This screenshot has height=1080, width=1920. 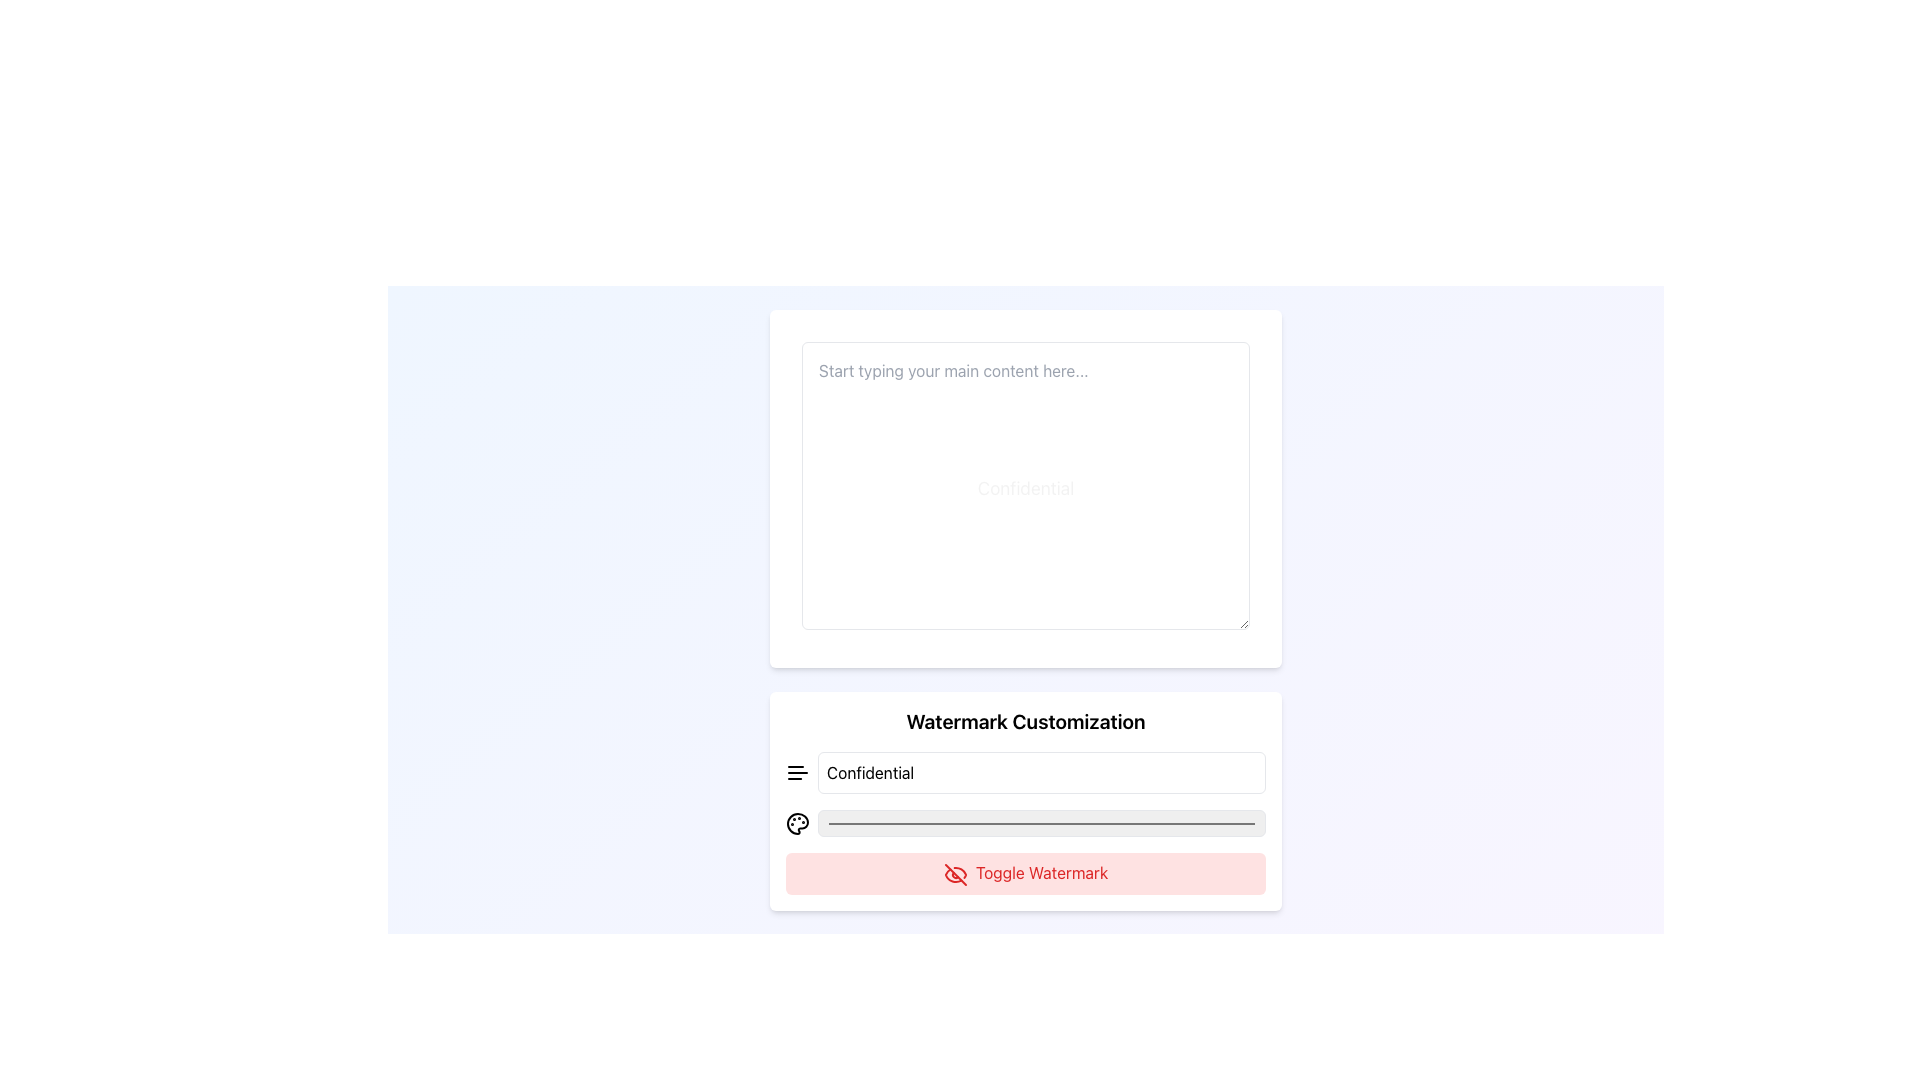 I want to click on the 'Toggle Watermark' button located at the bottom of the 'Watermark Customization' section, so click(x=1026, y=871).